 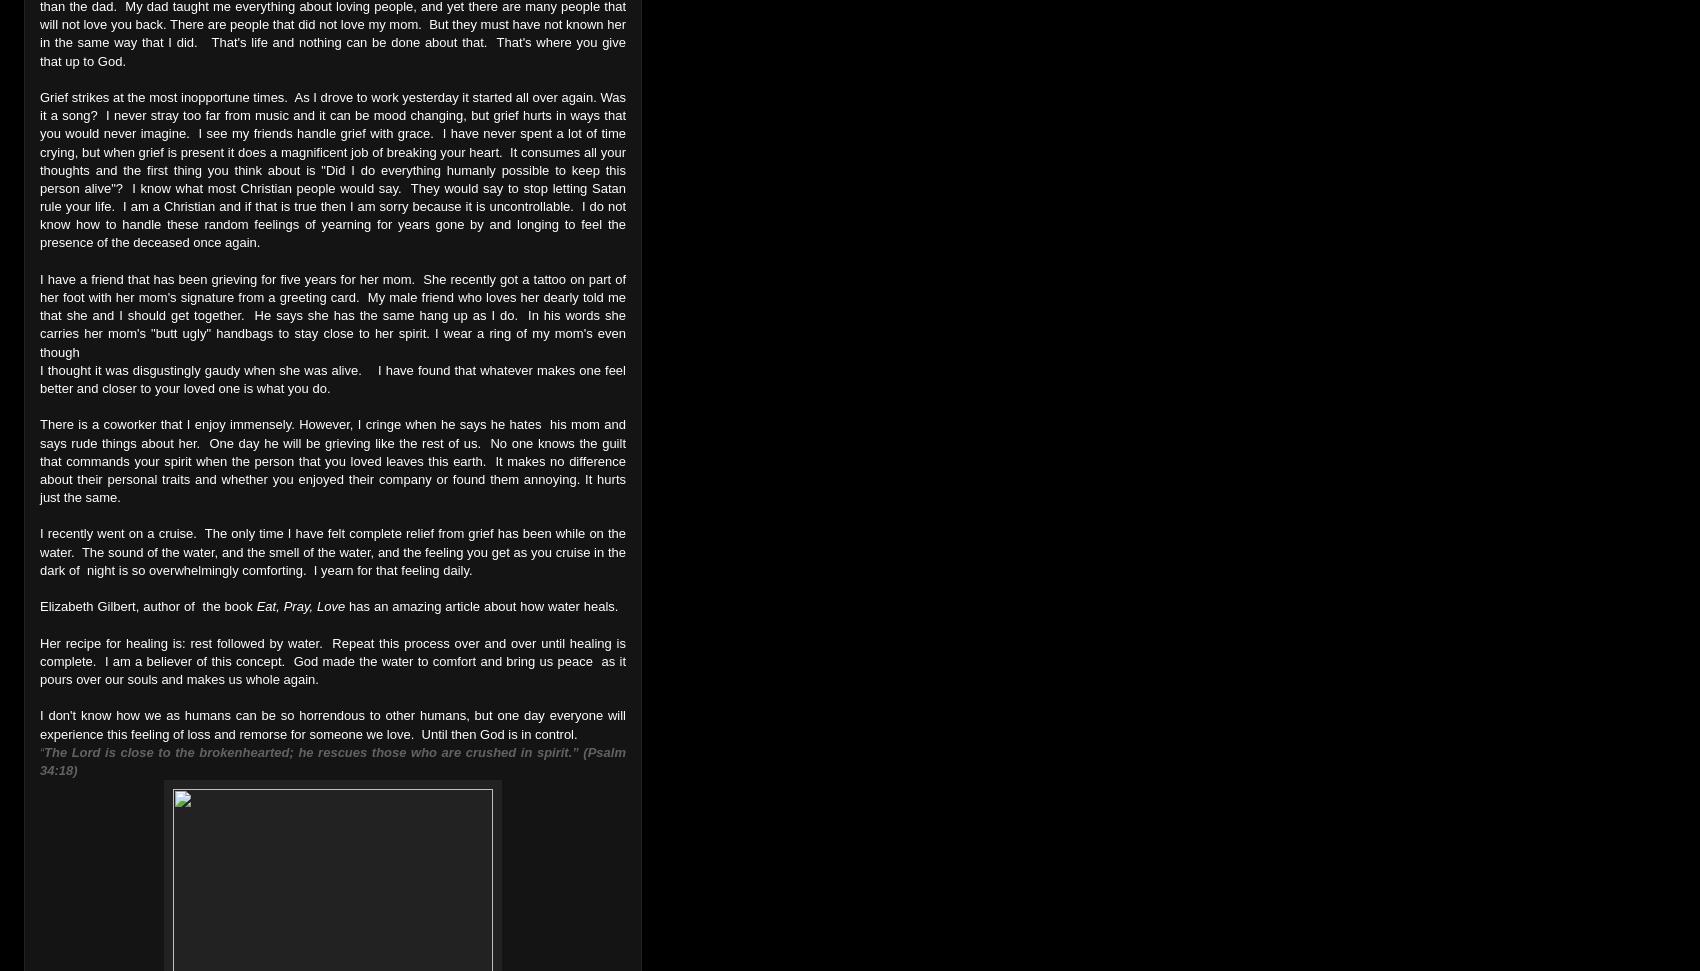 I want to click on 'I thought it was disgustingly gaudy when she was alive.    I have found that whatever makes one feel better and closer to your loved one is what you do.', so click(x=332, y=378).